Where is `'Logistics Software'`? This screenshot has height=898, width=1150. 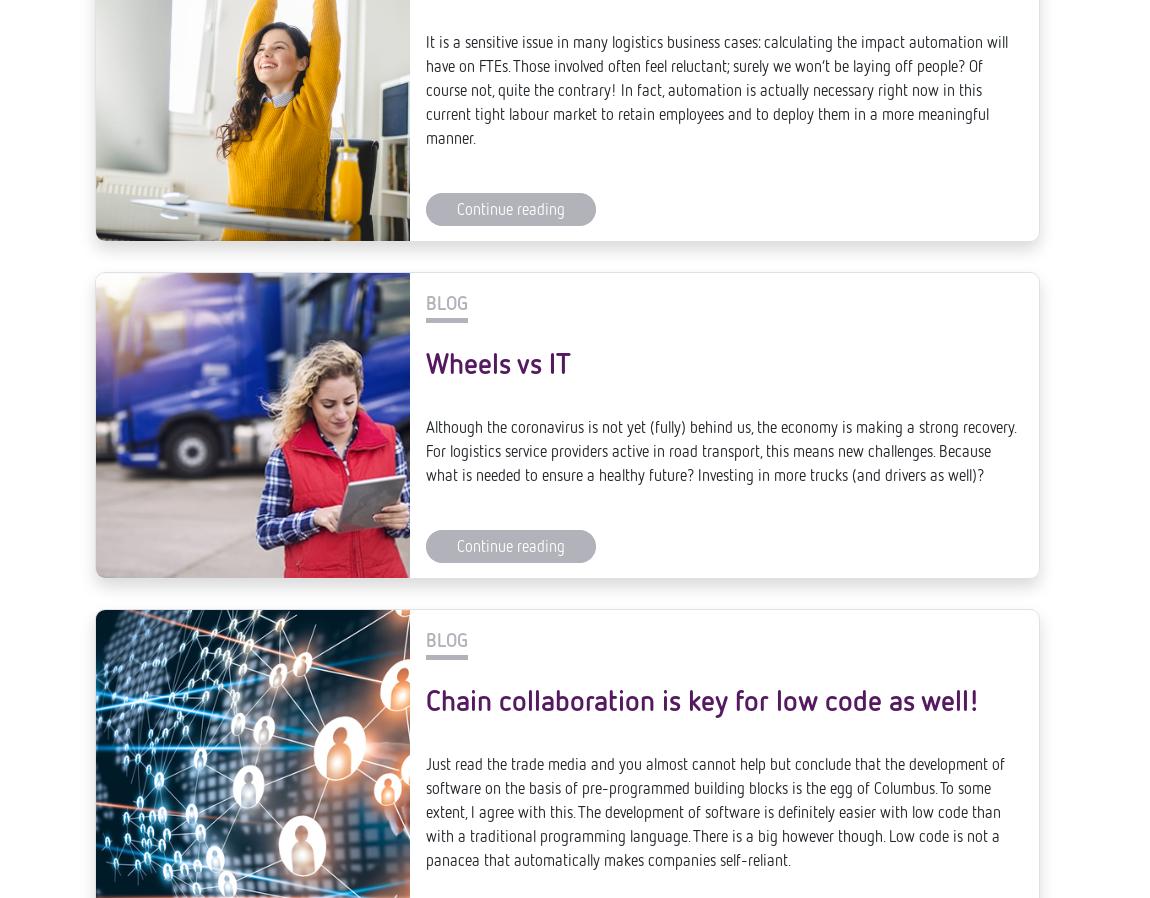 'Logistics Software' is located at coordinates (93, 853).